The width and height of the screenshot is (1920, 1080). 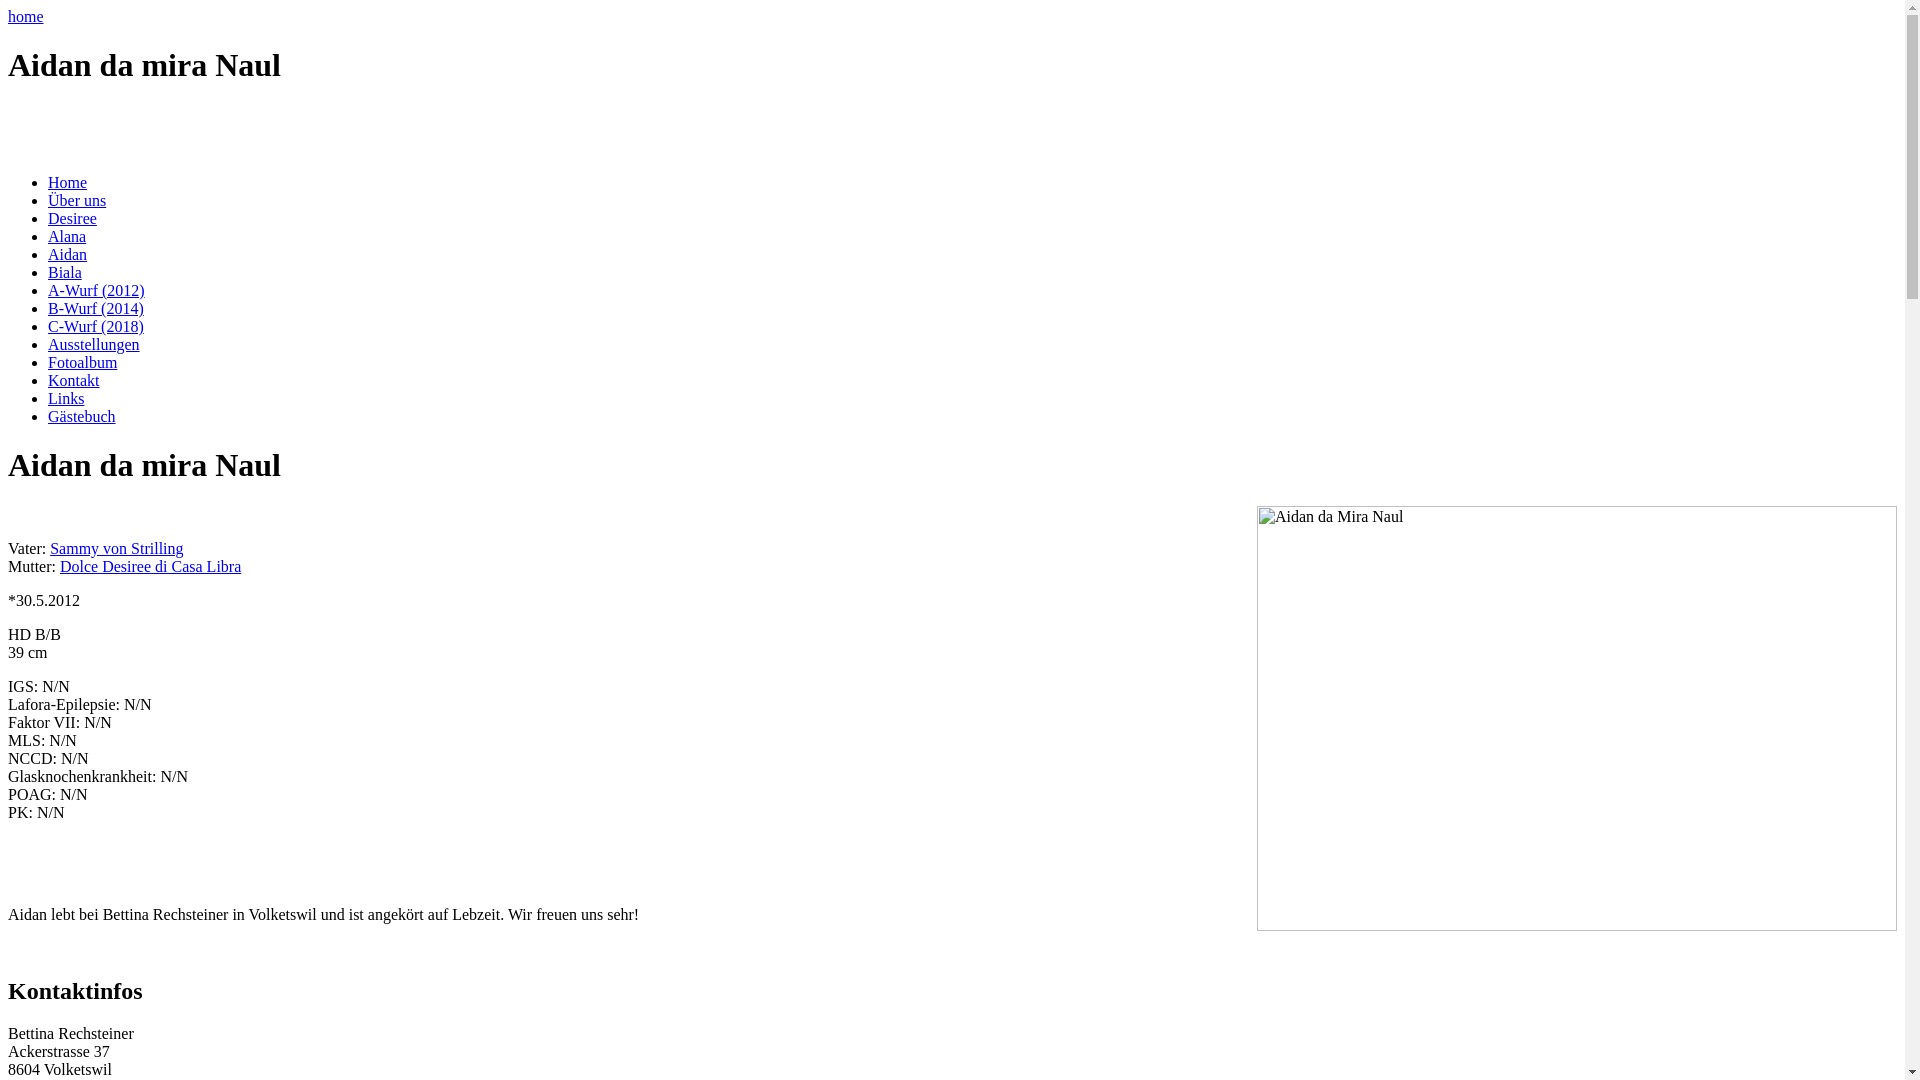 I want to click on 'Fotoalbum', so click(x=81, y=362).